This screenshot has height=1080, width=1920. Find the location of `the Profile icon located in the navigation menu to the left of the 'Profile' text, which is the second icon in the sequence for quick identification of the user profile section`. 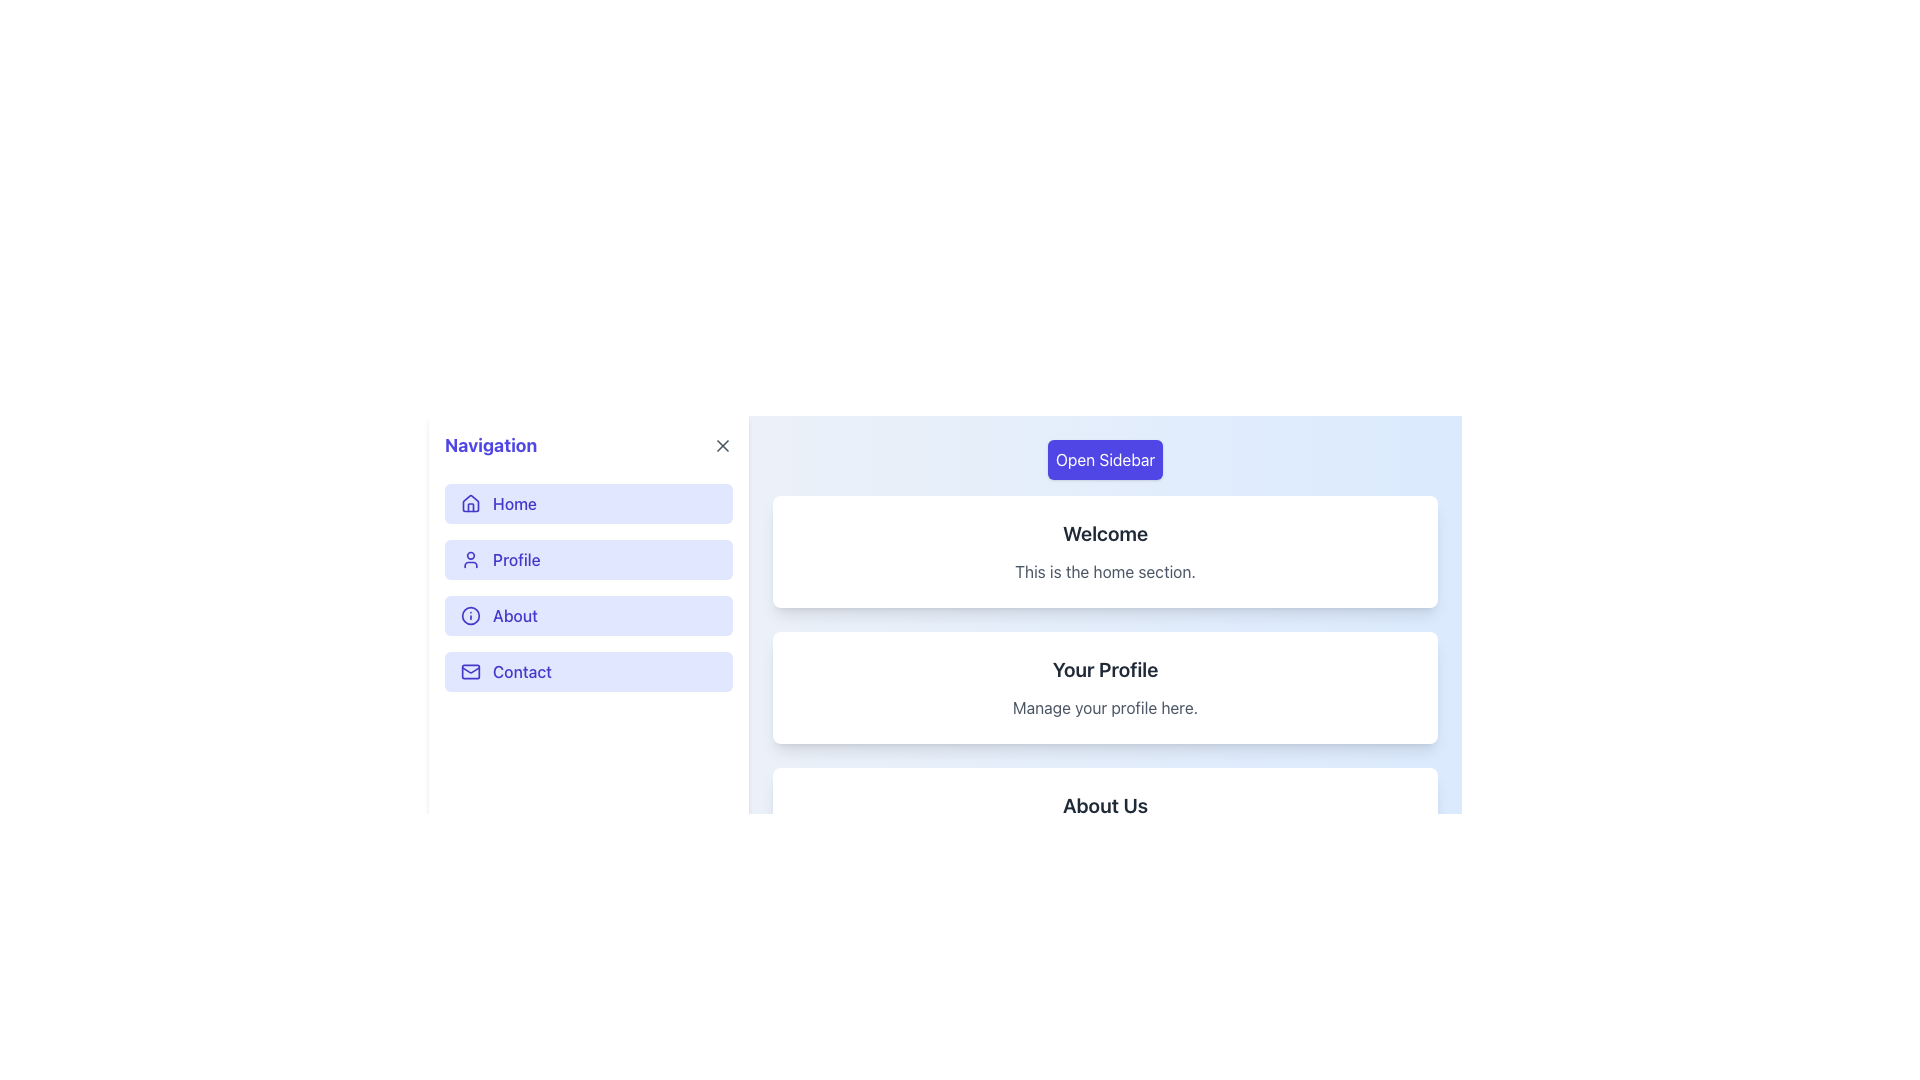

the Profile icon located in the navigation menu to the left of the 'Profile' text, which is the second icon in the sequence for quick identification of the user profile section is located at coordinates (469, 559).